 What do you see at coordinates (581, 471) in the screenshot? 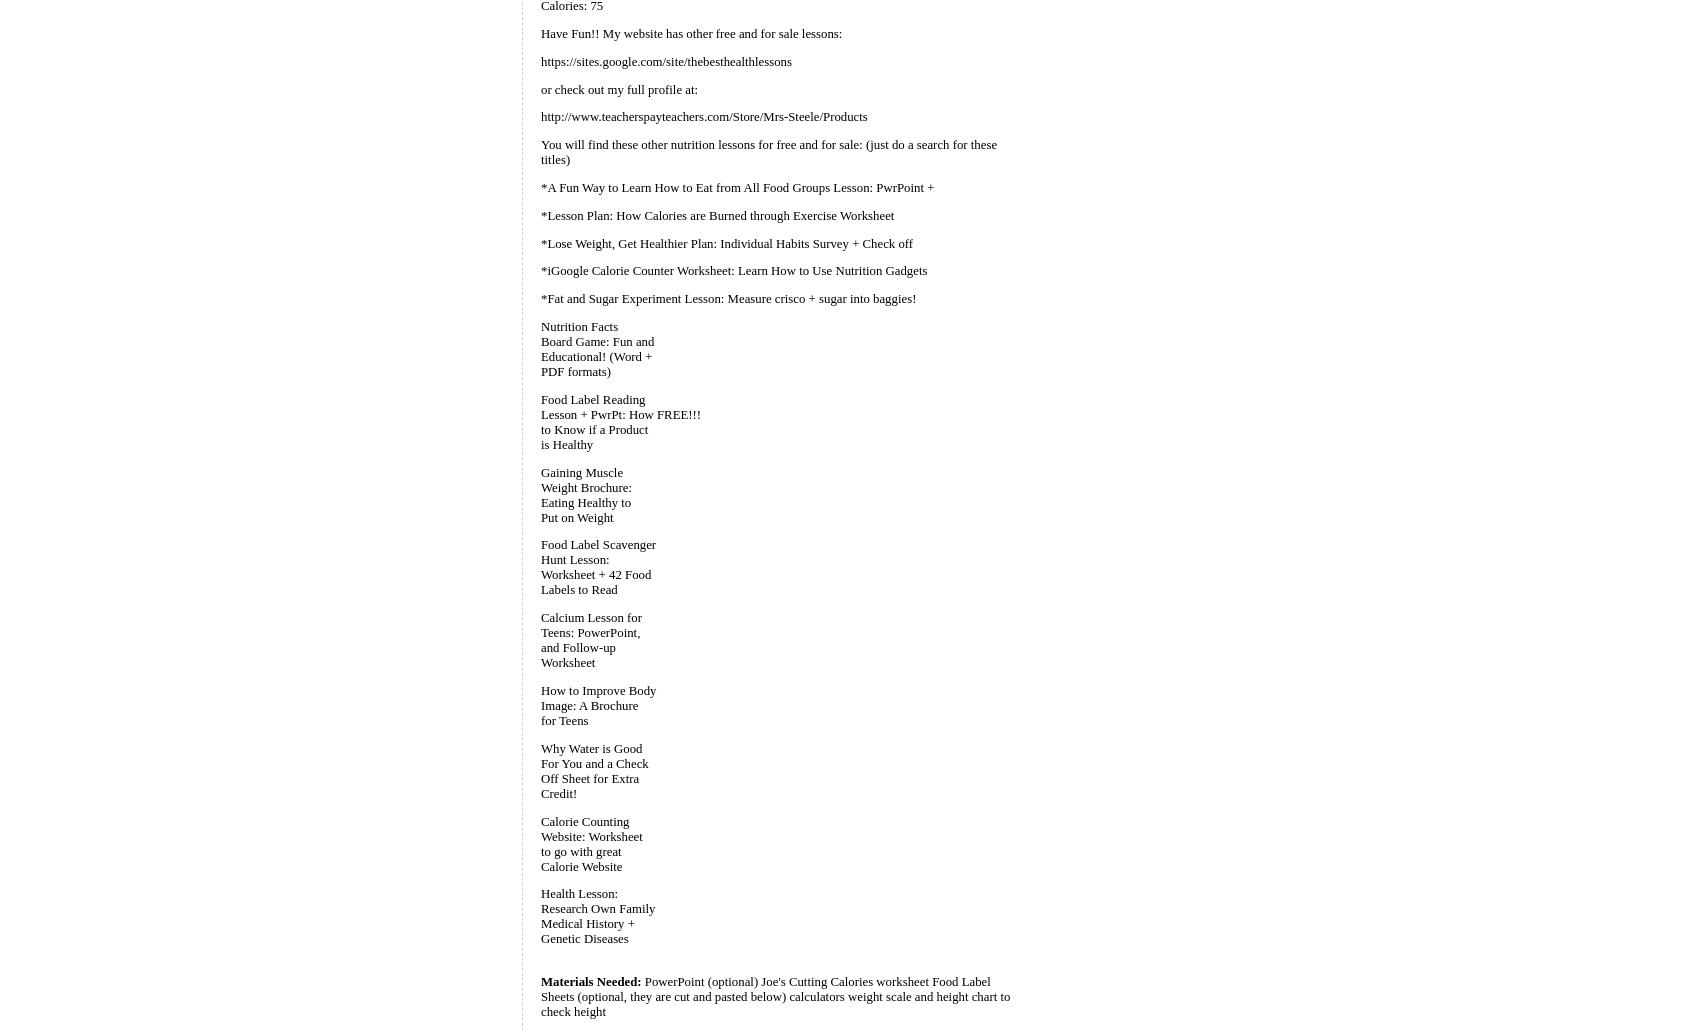
I see `'Gaining Muscle'` at bounding box center [581, 471].